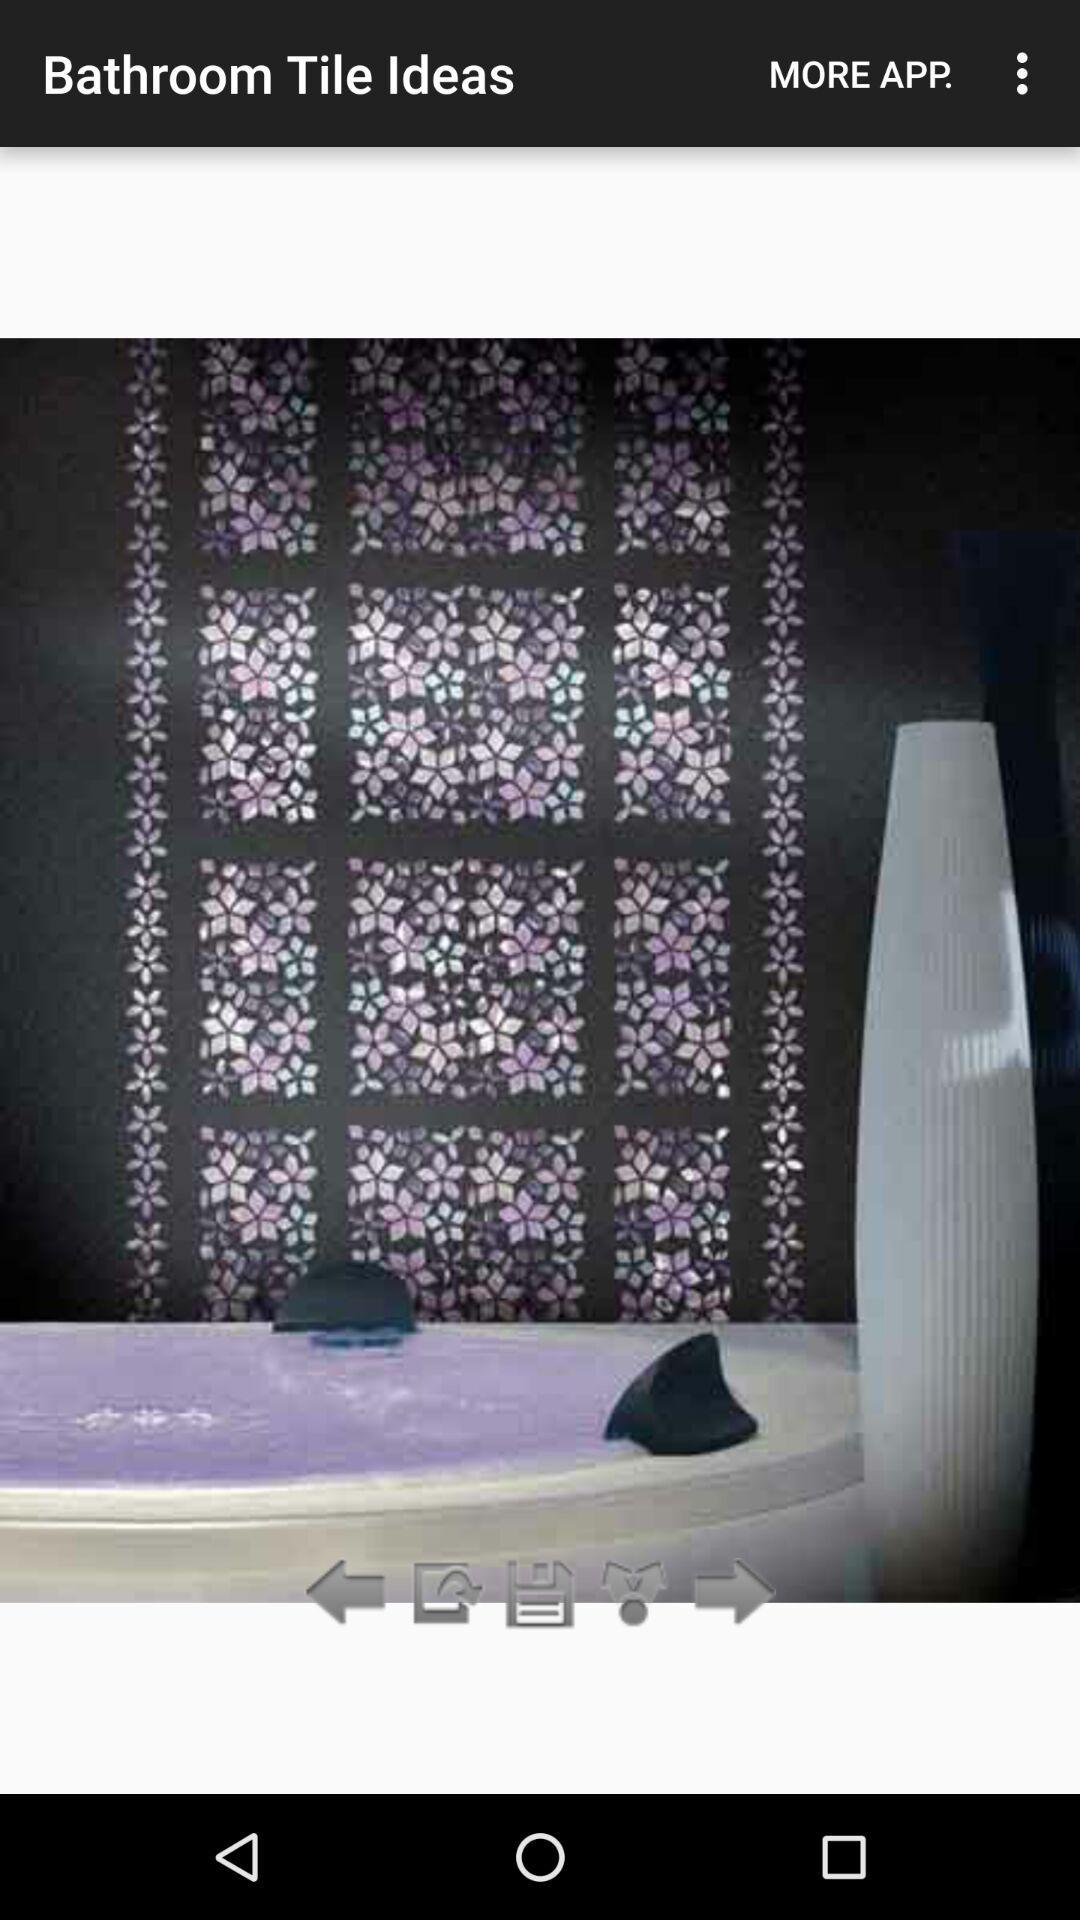 Image resolution: width=1080 pixels, height=1920 pixels. I want to click on the icon next to the more app. icon, so click(1027, 73).